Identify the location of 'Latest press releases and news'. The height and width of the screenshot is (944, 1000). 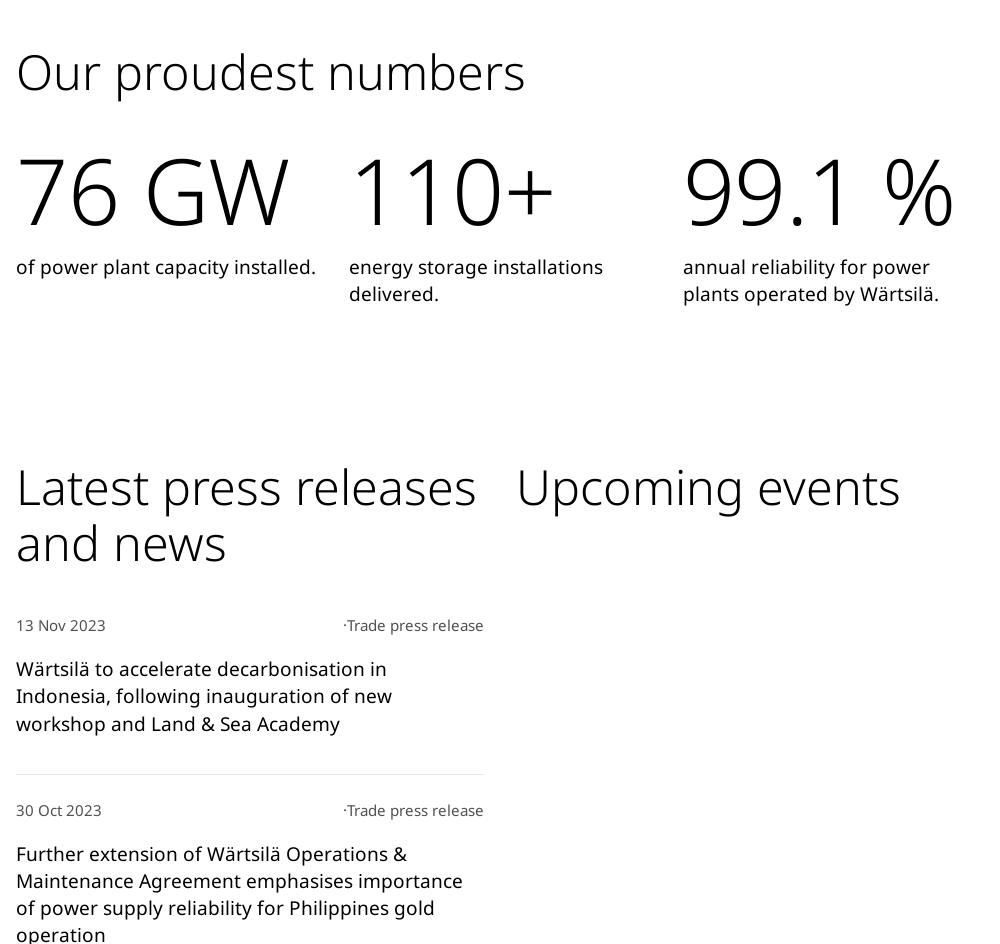
(245, 512).